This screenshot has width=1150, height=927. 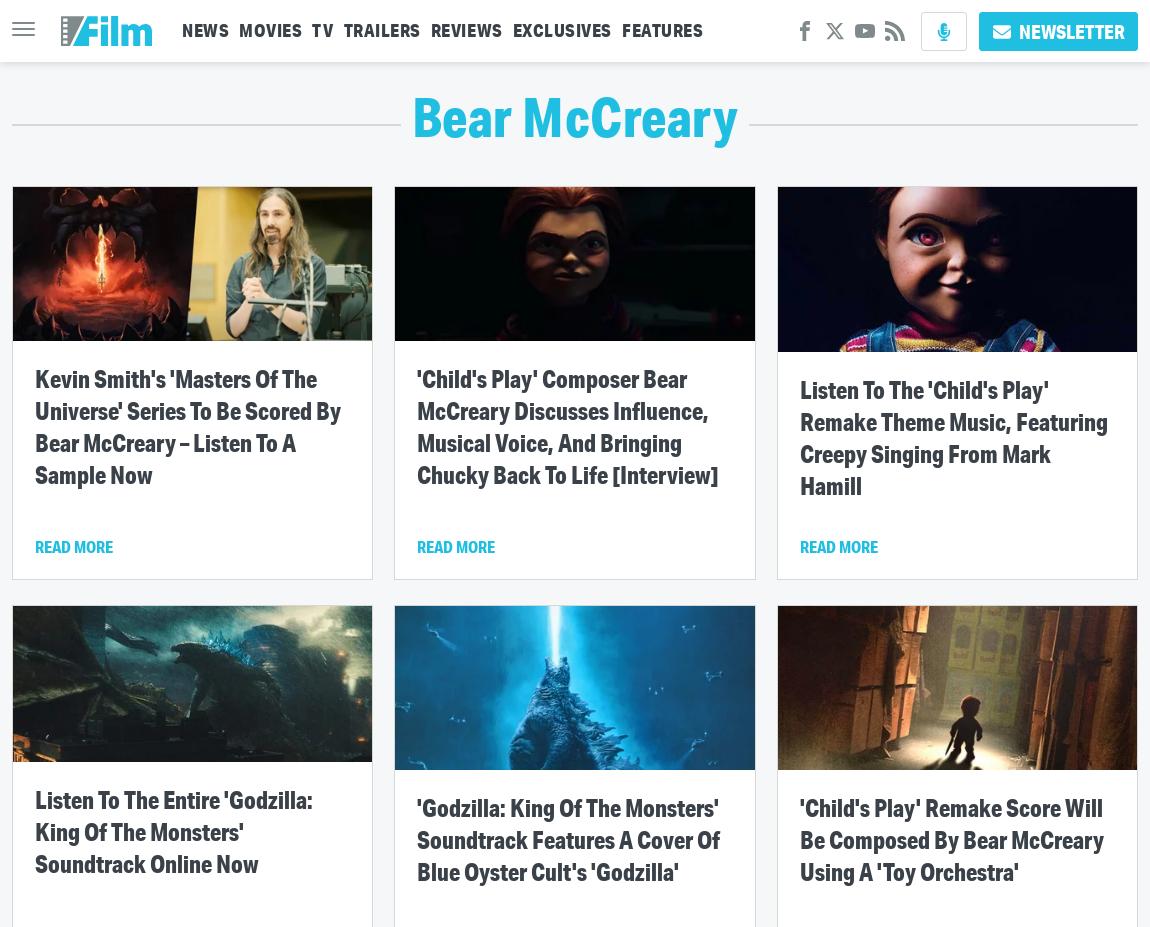 I want to click on ''Child's Play' Composer Bear McCreary Discusses Influence, Musical Voice, And Bringing Chucky Back To Life [Interview]', so click(x=567, y=424).